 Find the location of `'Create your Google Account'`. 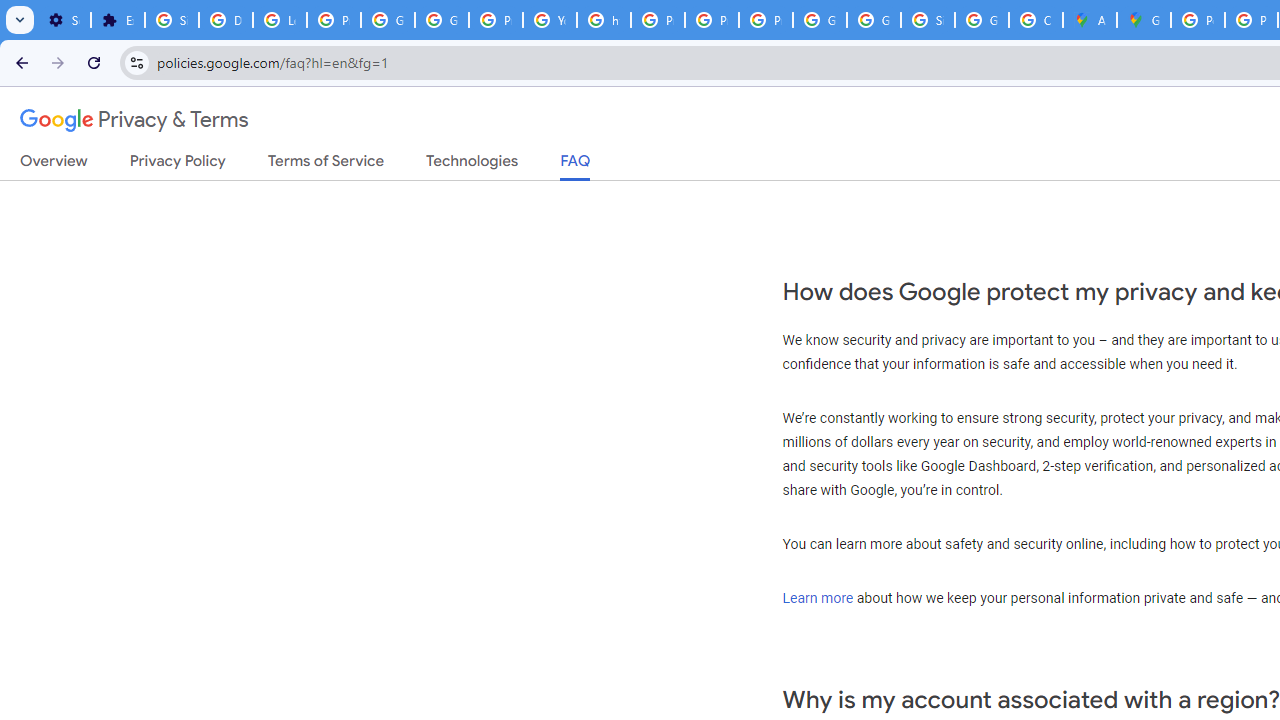

'Create your Google Account' is located at coordinates (1036, 20).